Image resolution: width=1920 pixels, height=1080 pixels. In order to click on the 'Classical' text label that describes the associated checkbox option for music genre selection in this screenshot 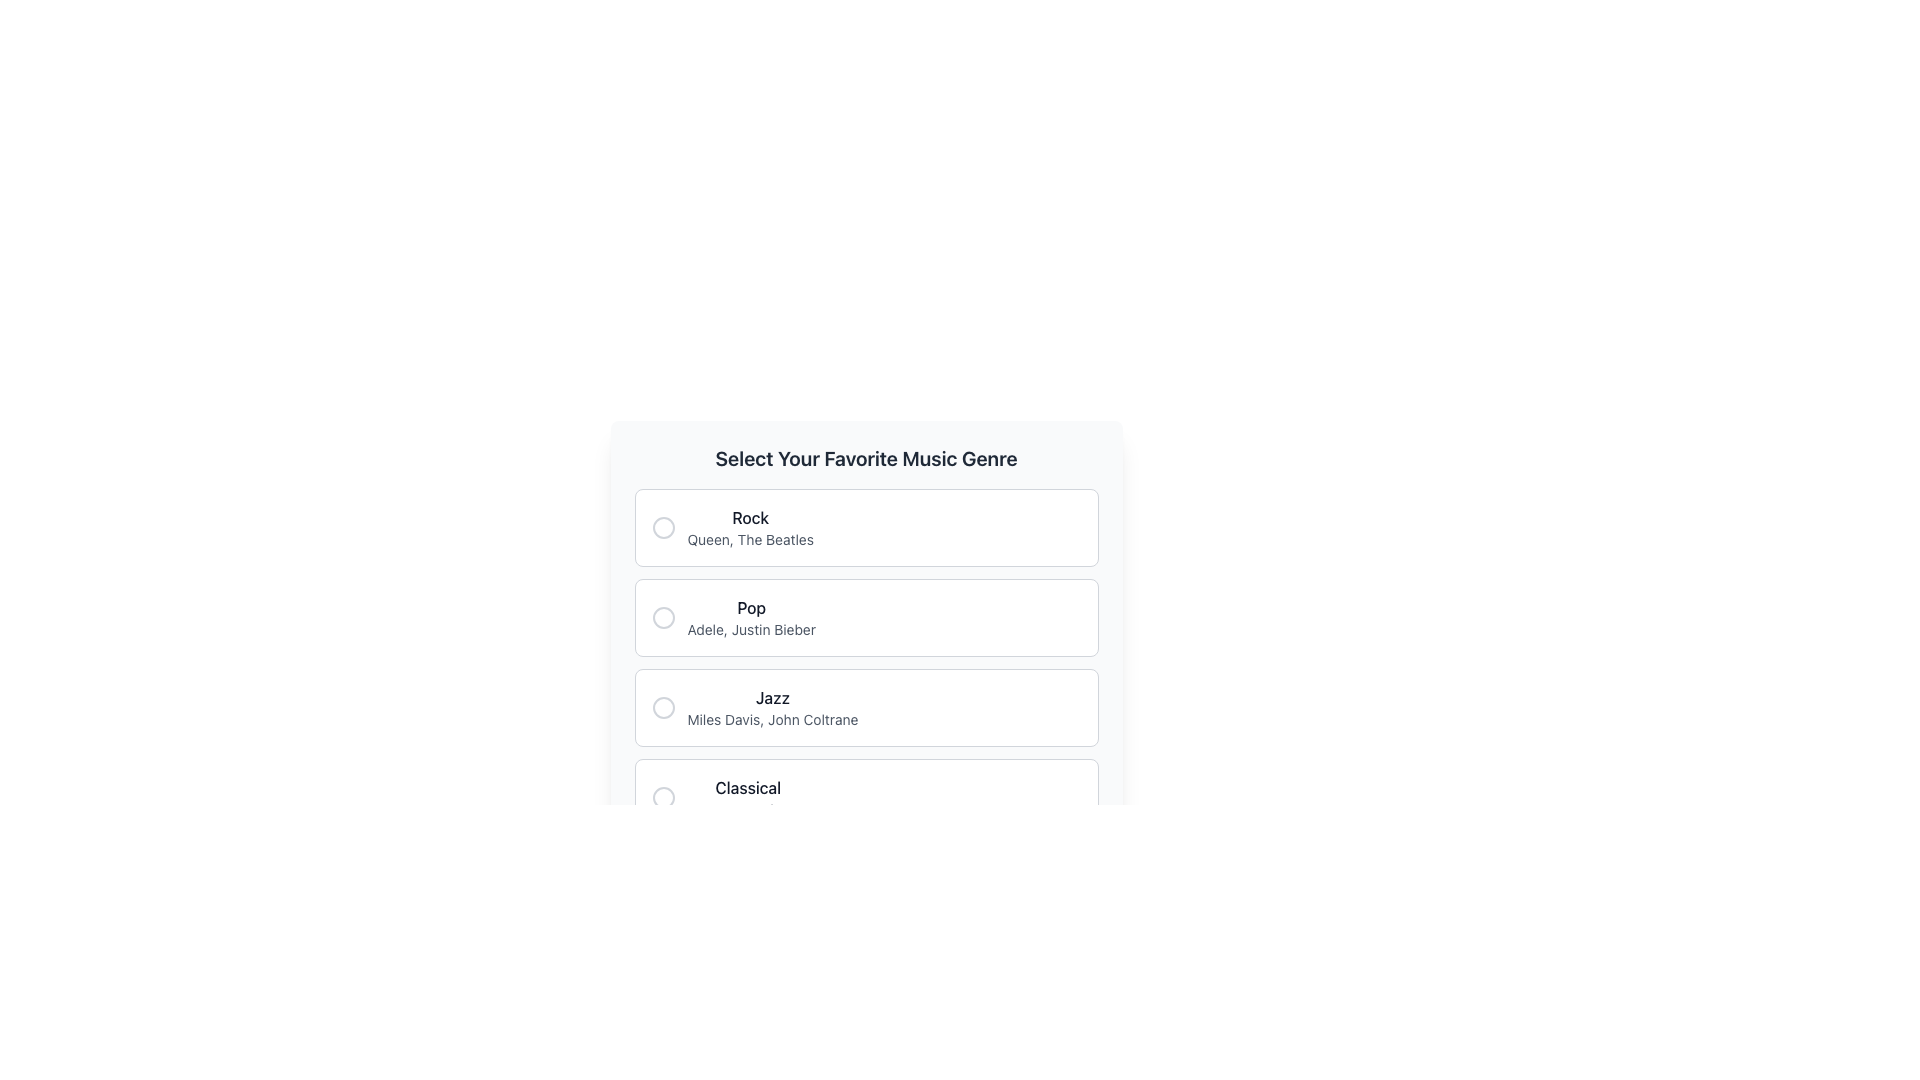, I will do `click(747, 786)`.